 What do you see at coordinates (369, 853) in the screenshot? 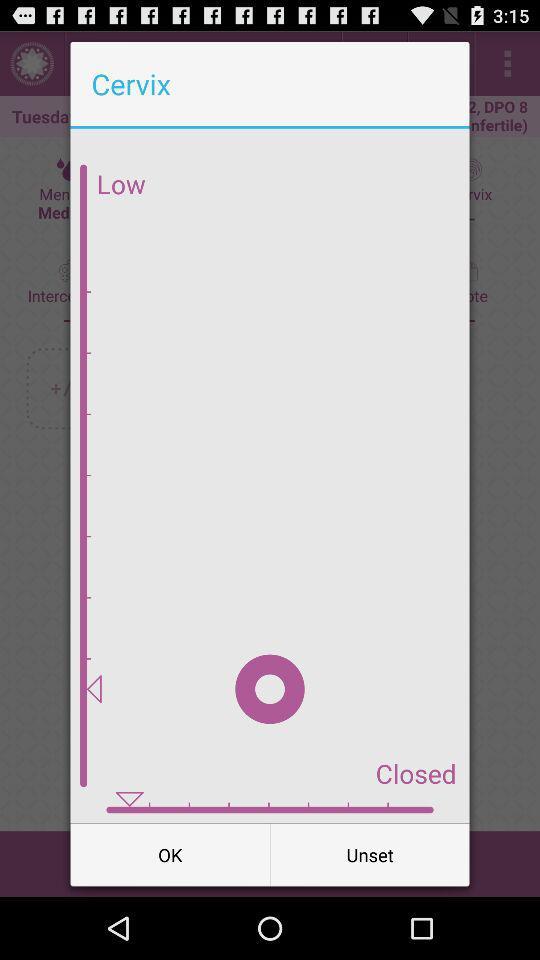
I see `unset` at bounding box center [369, 853].